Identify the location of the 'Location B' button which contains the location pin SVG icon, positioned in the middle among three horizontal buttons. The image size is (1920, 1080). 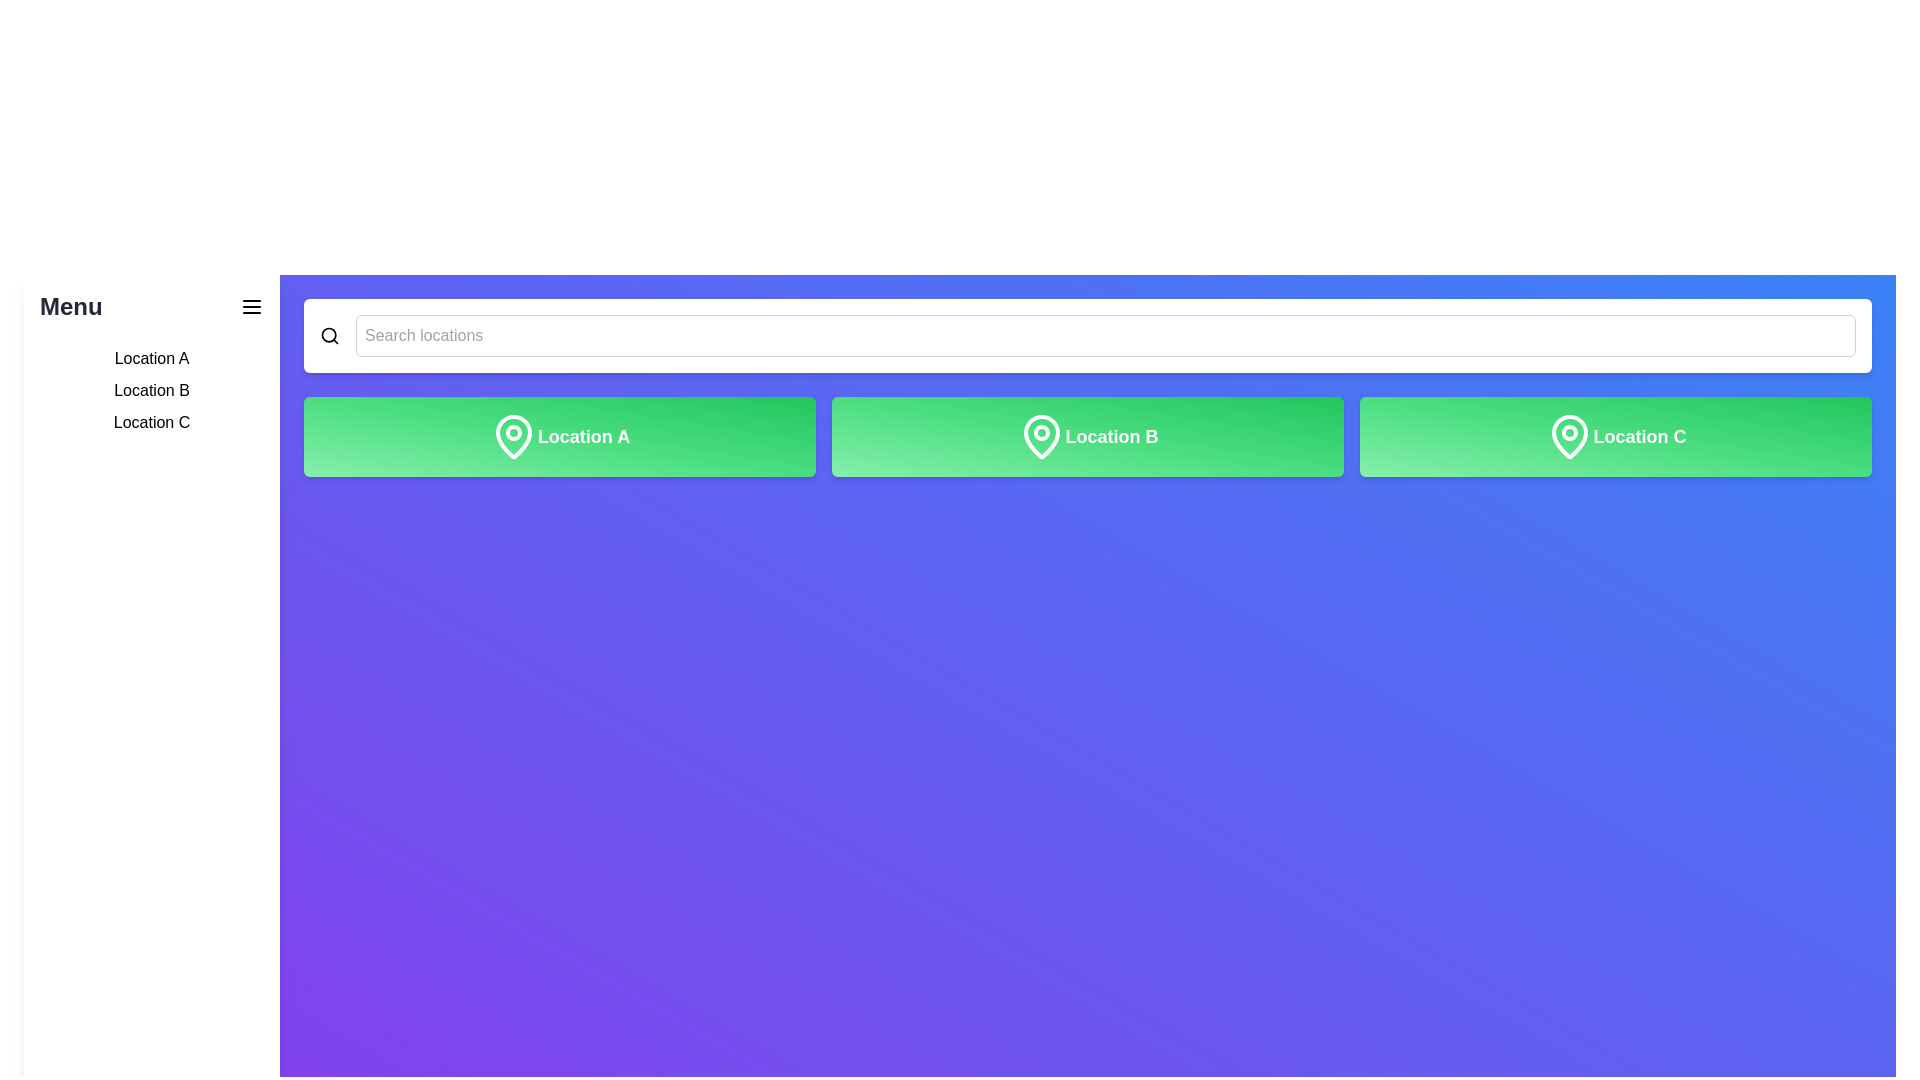
(1040, 435).